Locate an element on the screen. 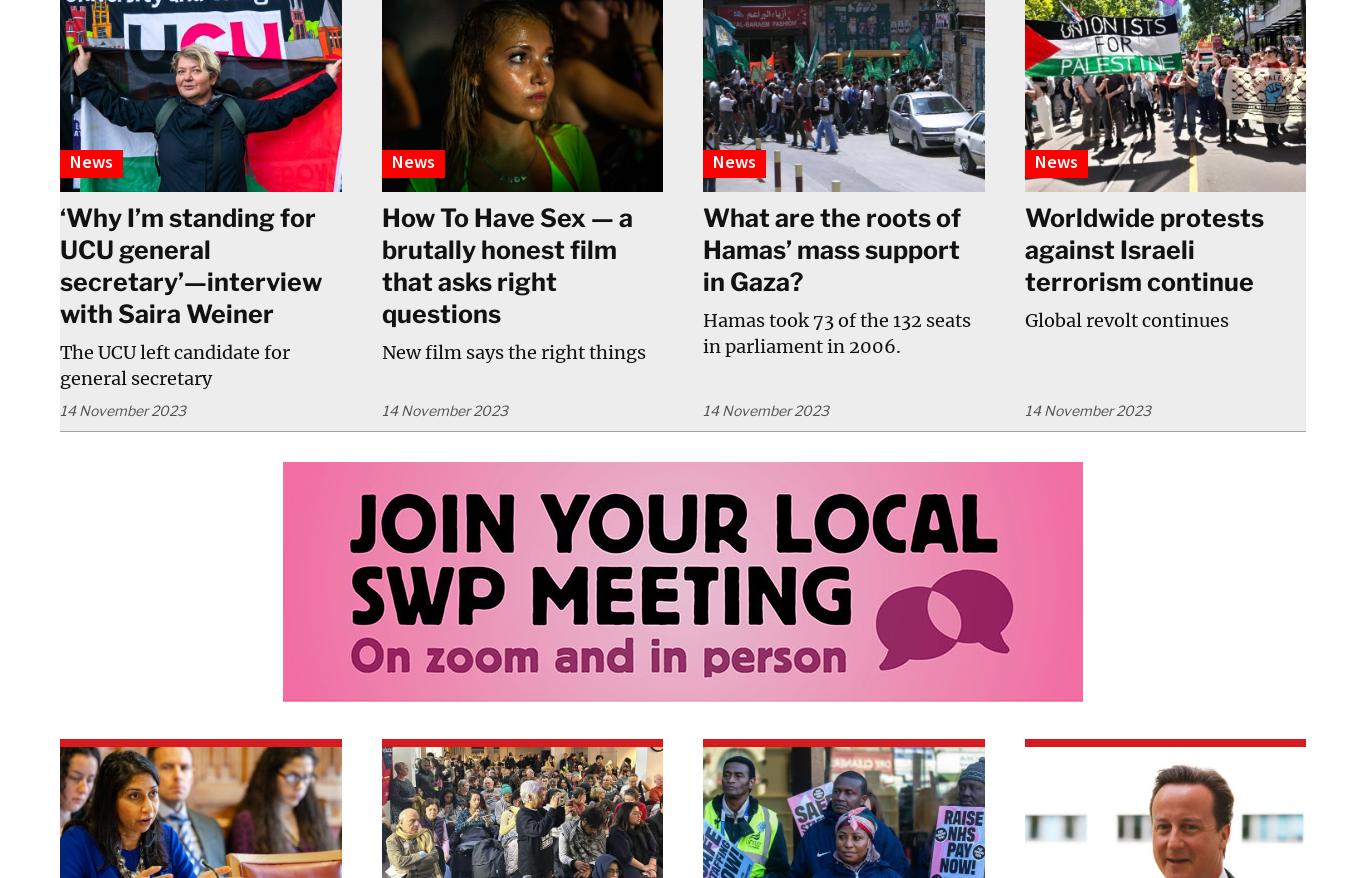 This screenshot has height=878, width=1366. 'Global revolt continues' is located at coordinates (1124, 320).